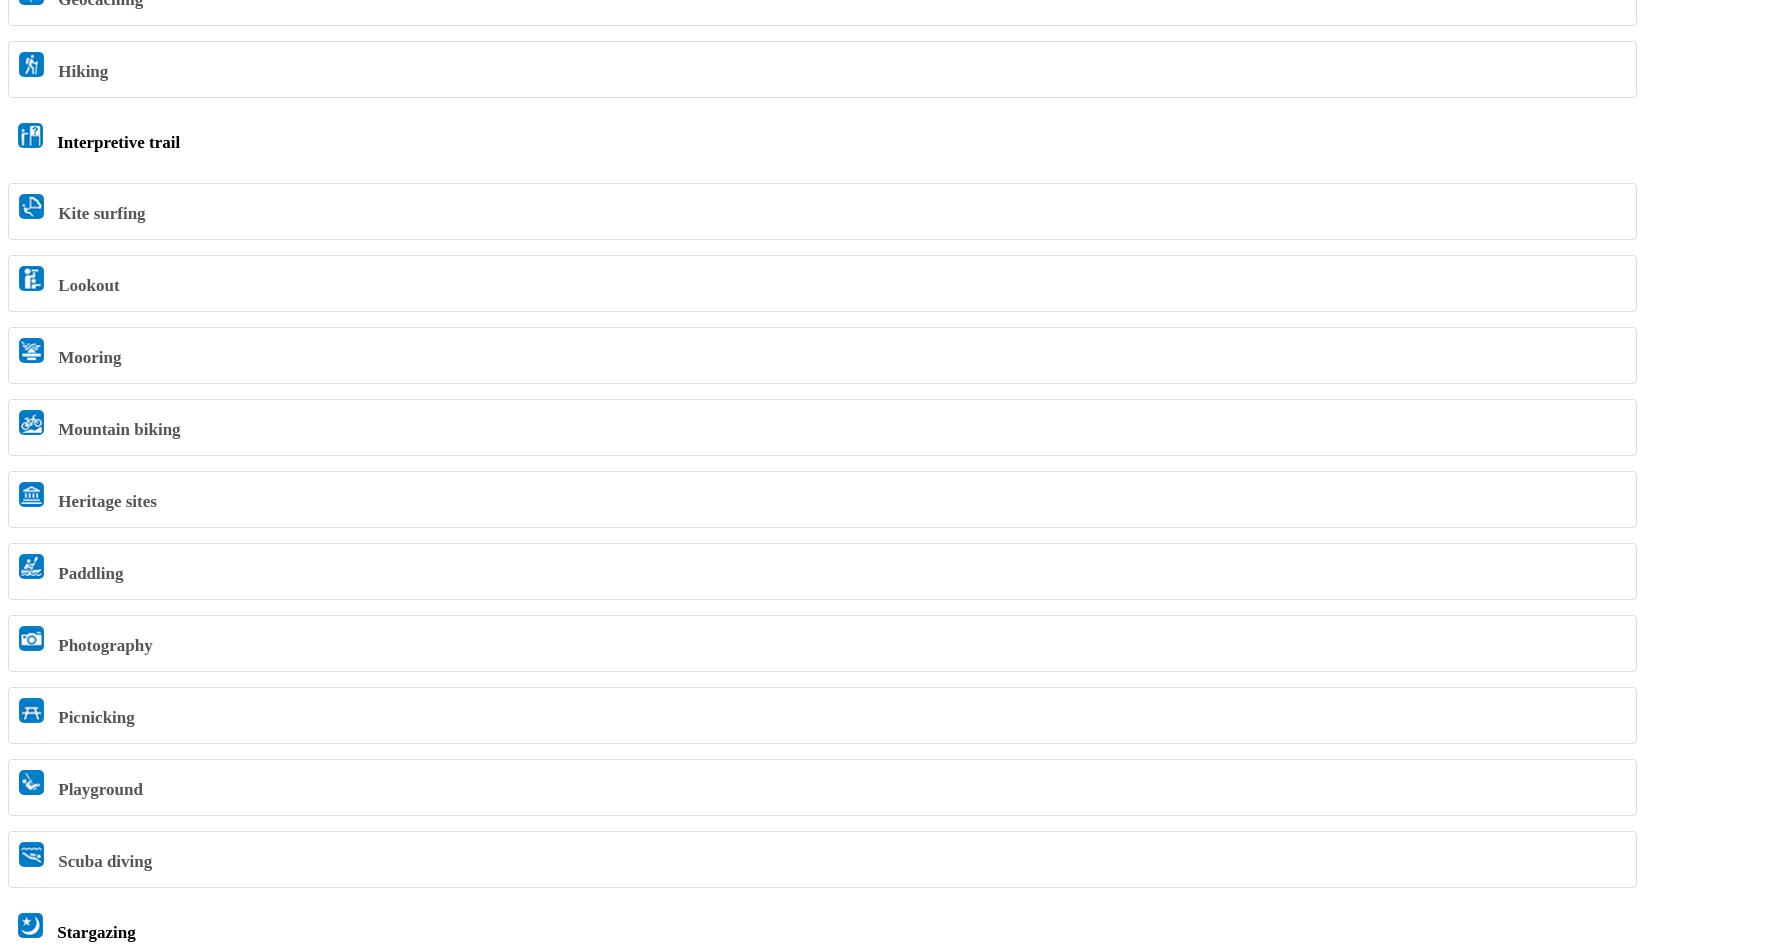 The image size is (1792, 947). Describe the element at coordinates (98, 788) in the screenshot. I see `'Playground'` at that location.